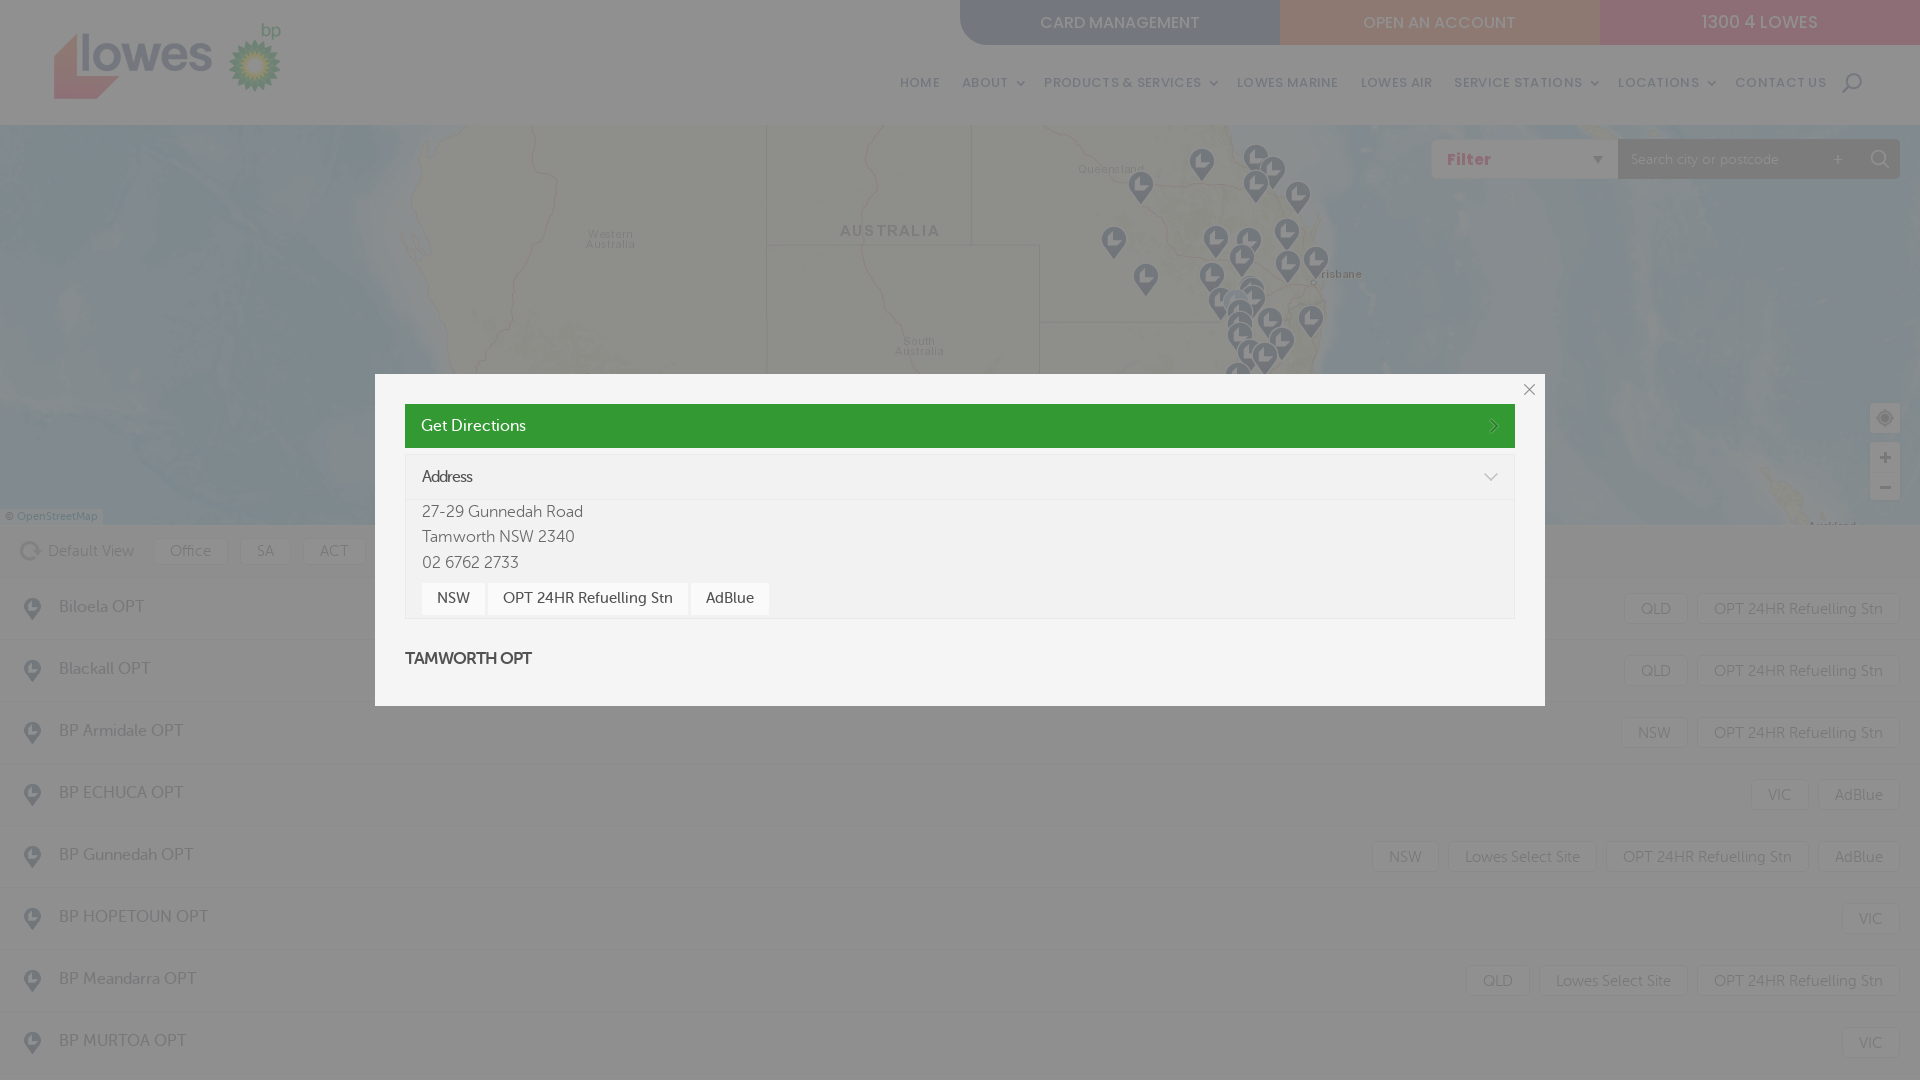 This screenshot has height=1080, width=1920. What do you see at coordinates (452, 597) in the screenshot?
I see `'NSW'` at bounding box center [452, 597].